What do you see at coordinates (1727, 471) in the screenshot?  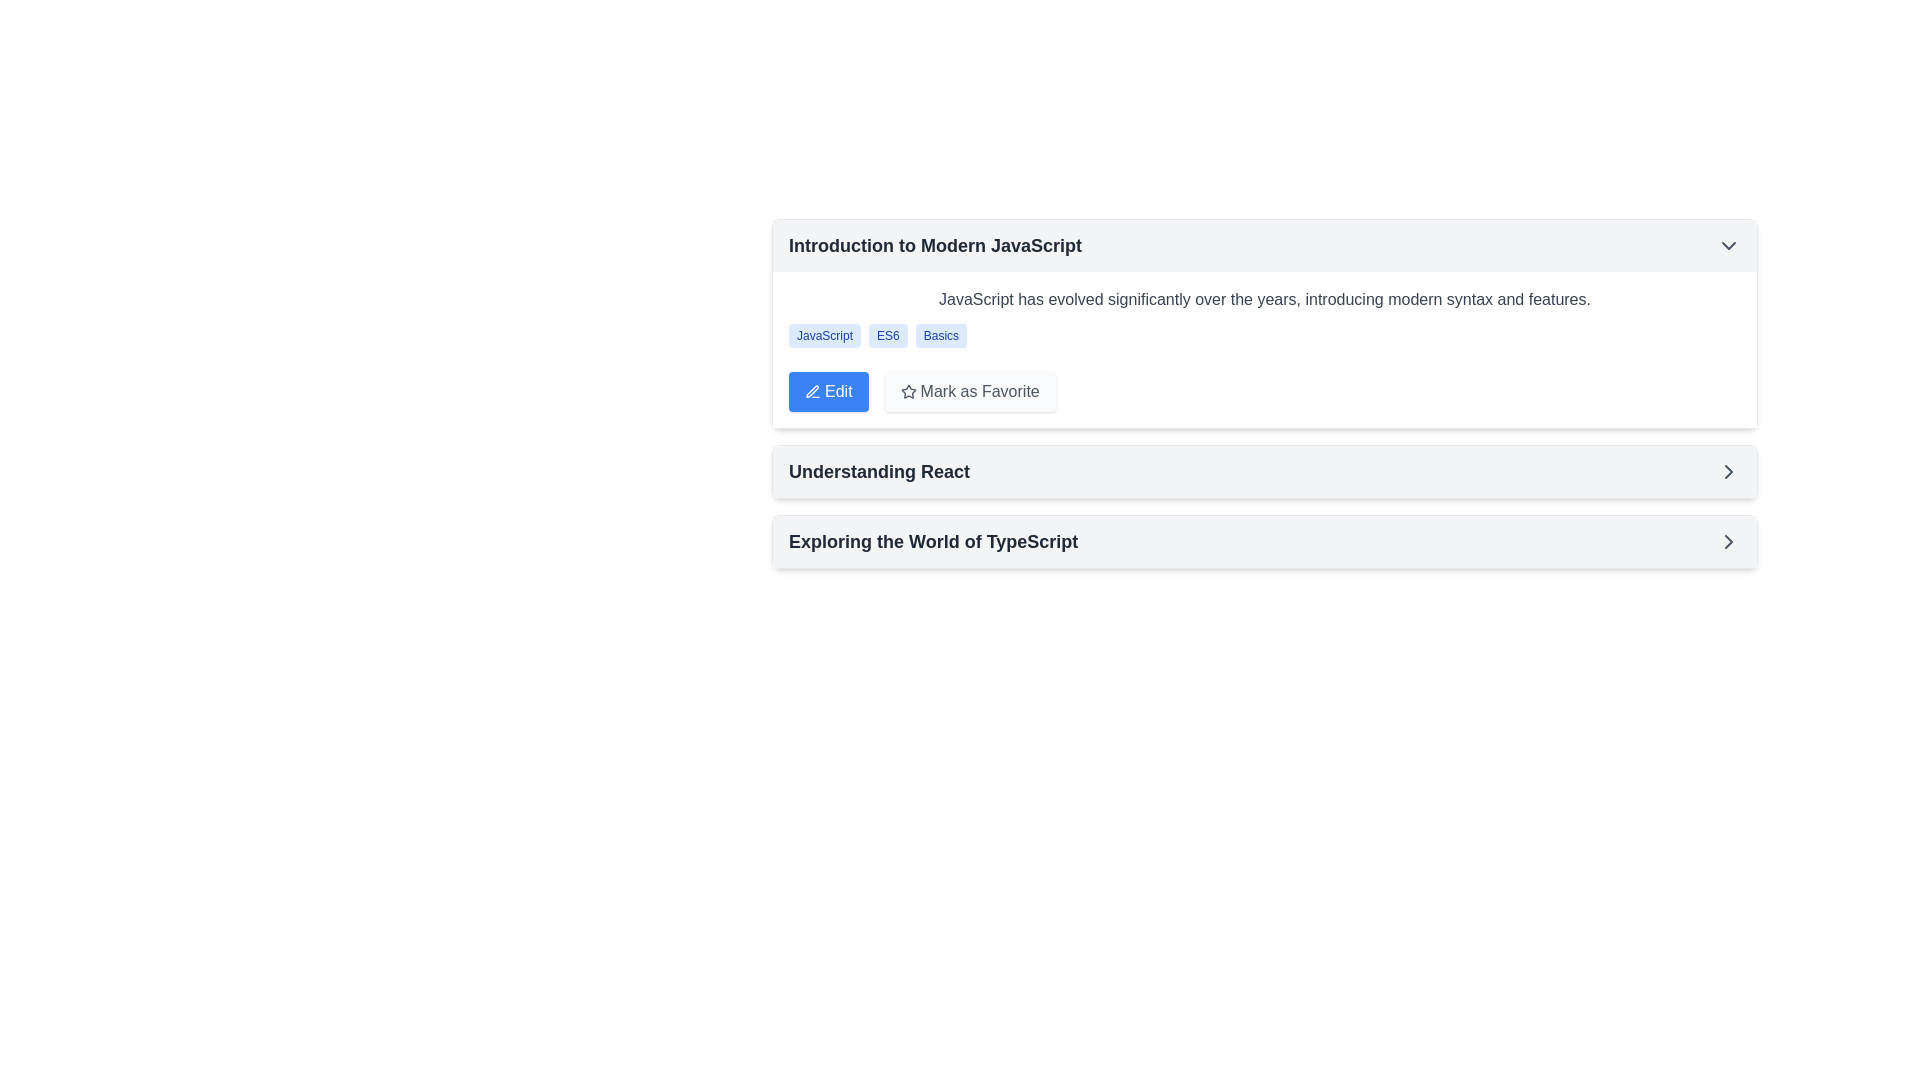 I see `the chevron-shaped button located on the right edge of the 'Exploring the World of TypeScript' section` at bounding box center [1727, 471].